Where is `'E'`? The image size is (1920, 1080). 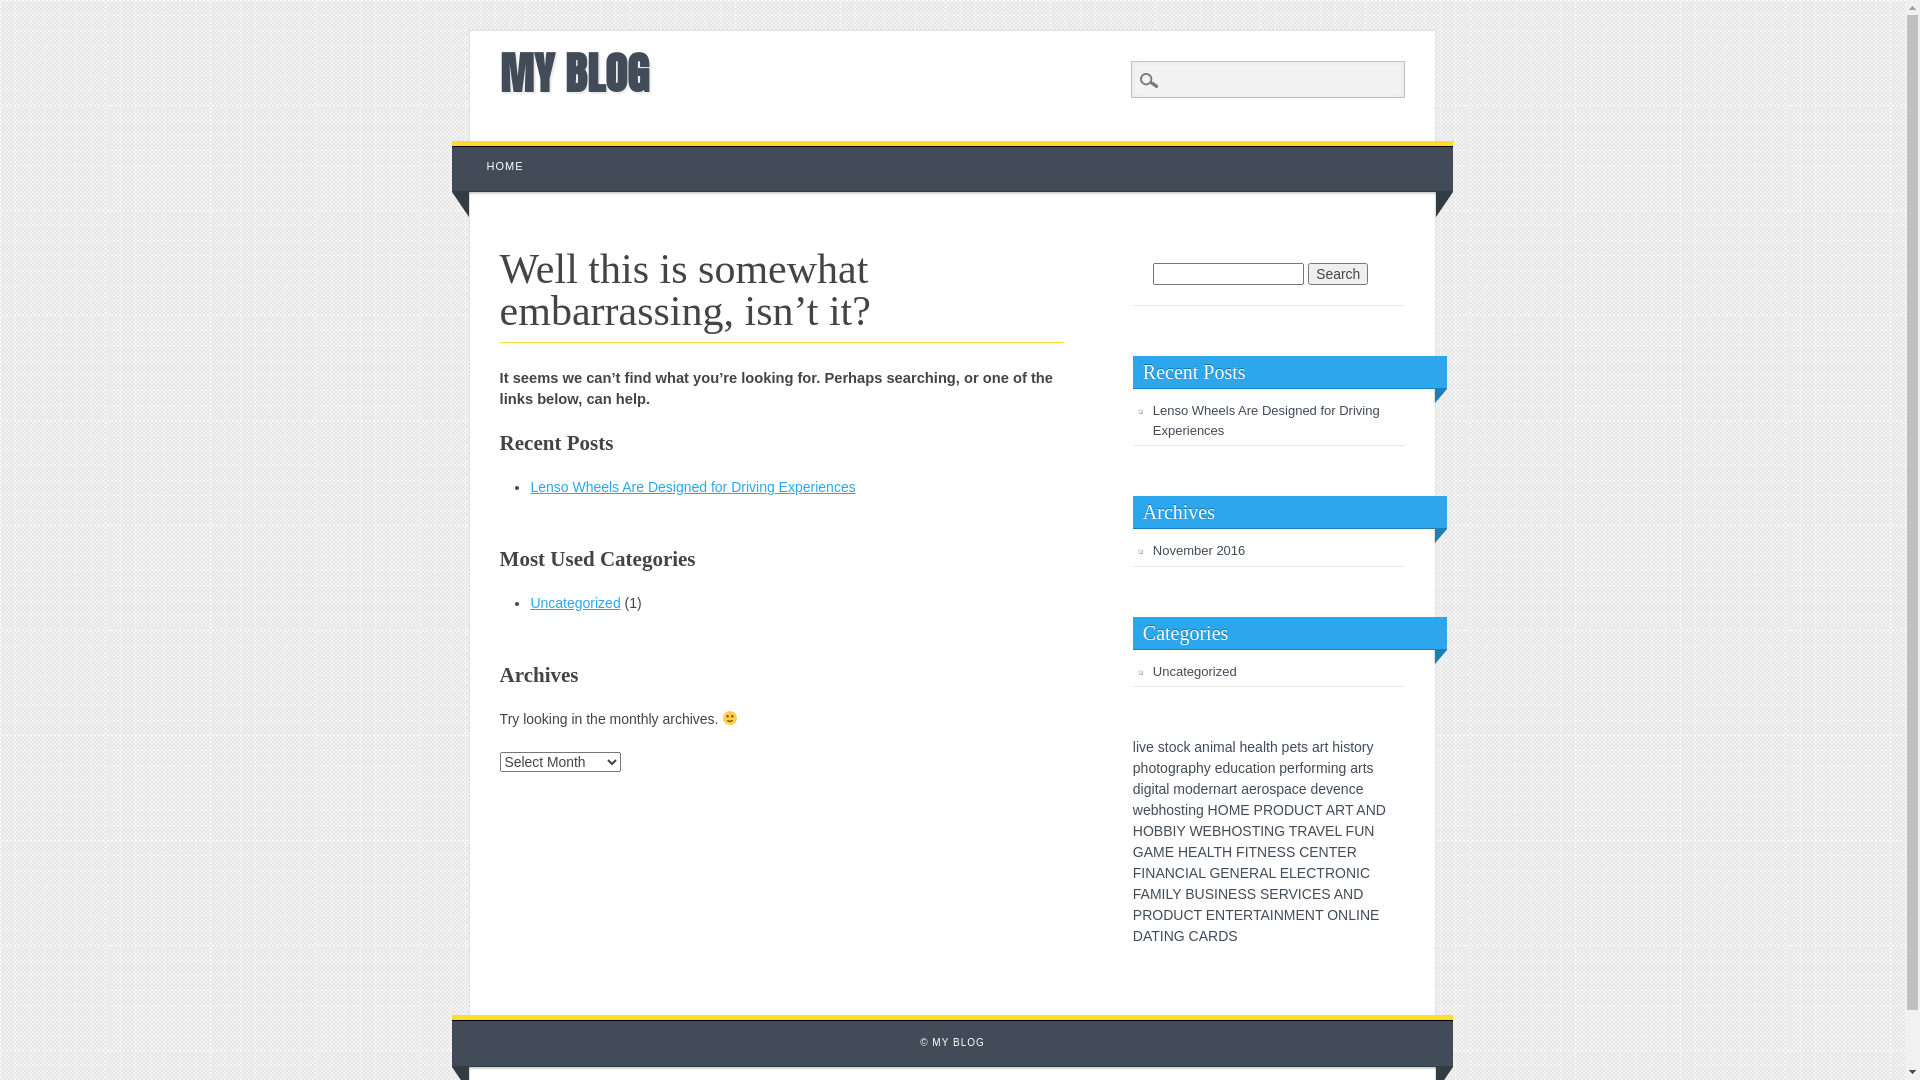 'E' is located at coordinates (1165, 852).